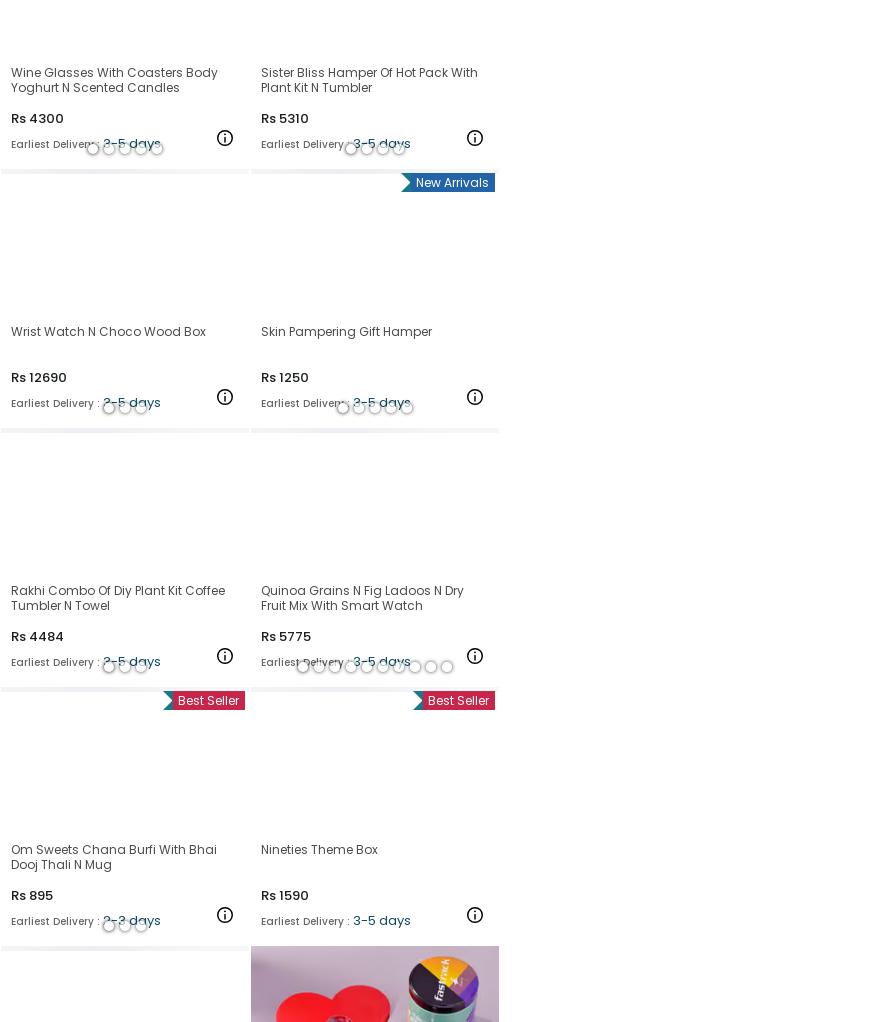  I want to click on 'Wine Glasses With Coasters Body Yoghurt N Scented Candles', so click(113, 78).